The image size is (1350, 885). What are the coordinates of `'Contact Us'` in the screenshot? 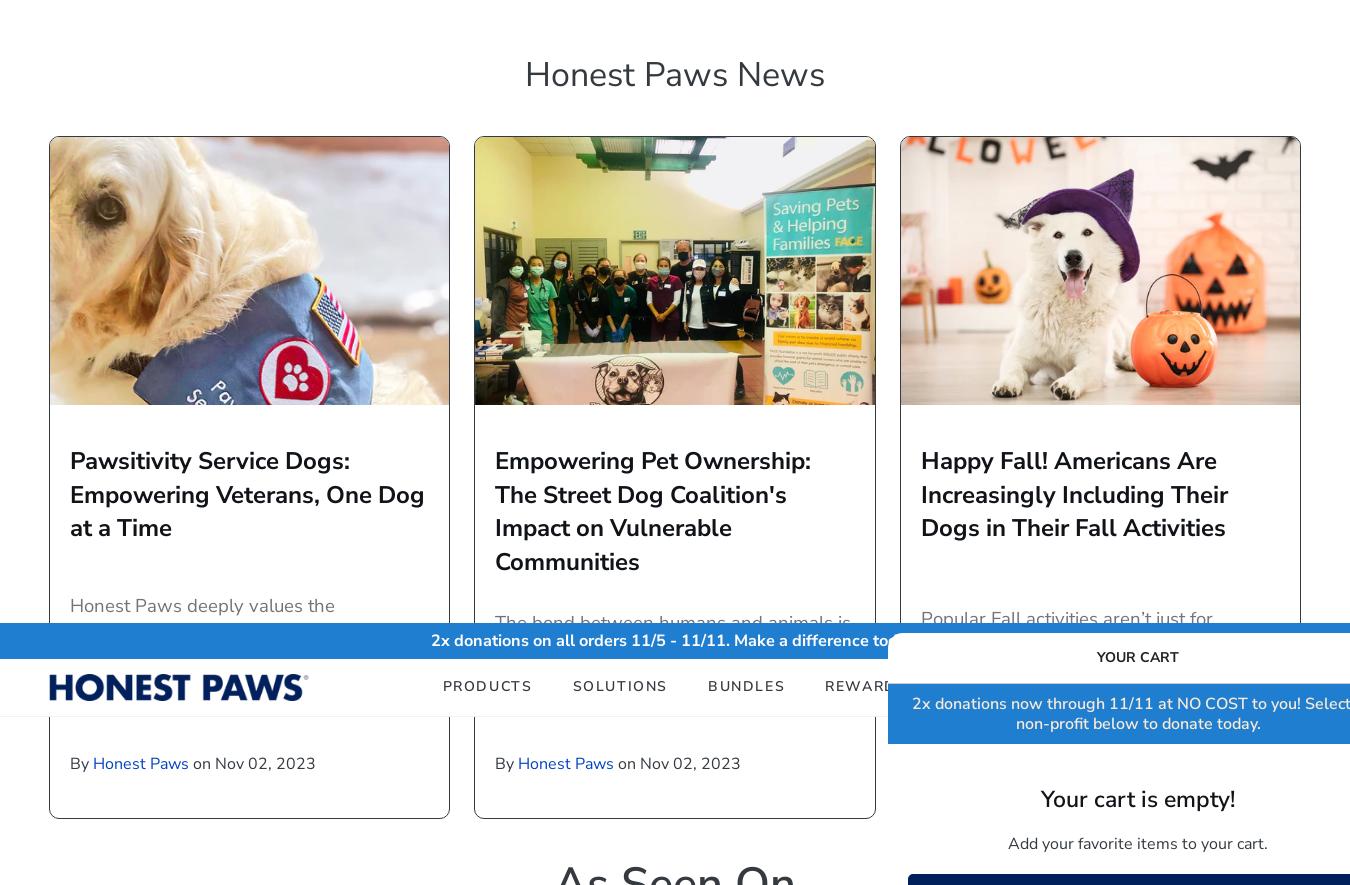 It's located at (727, 699).